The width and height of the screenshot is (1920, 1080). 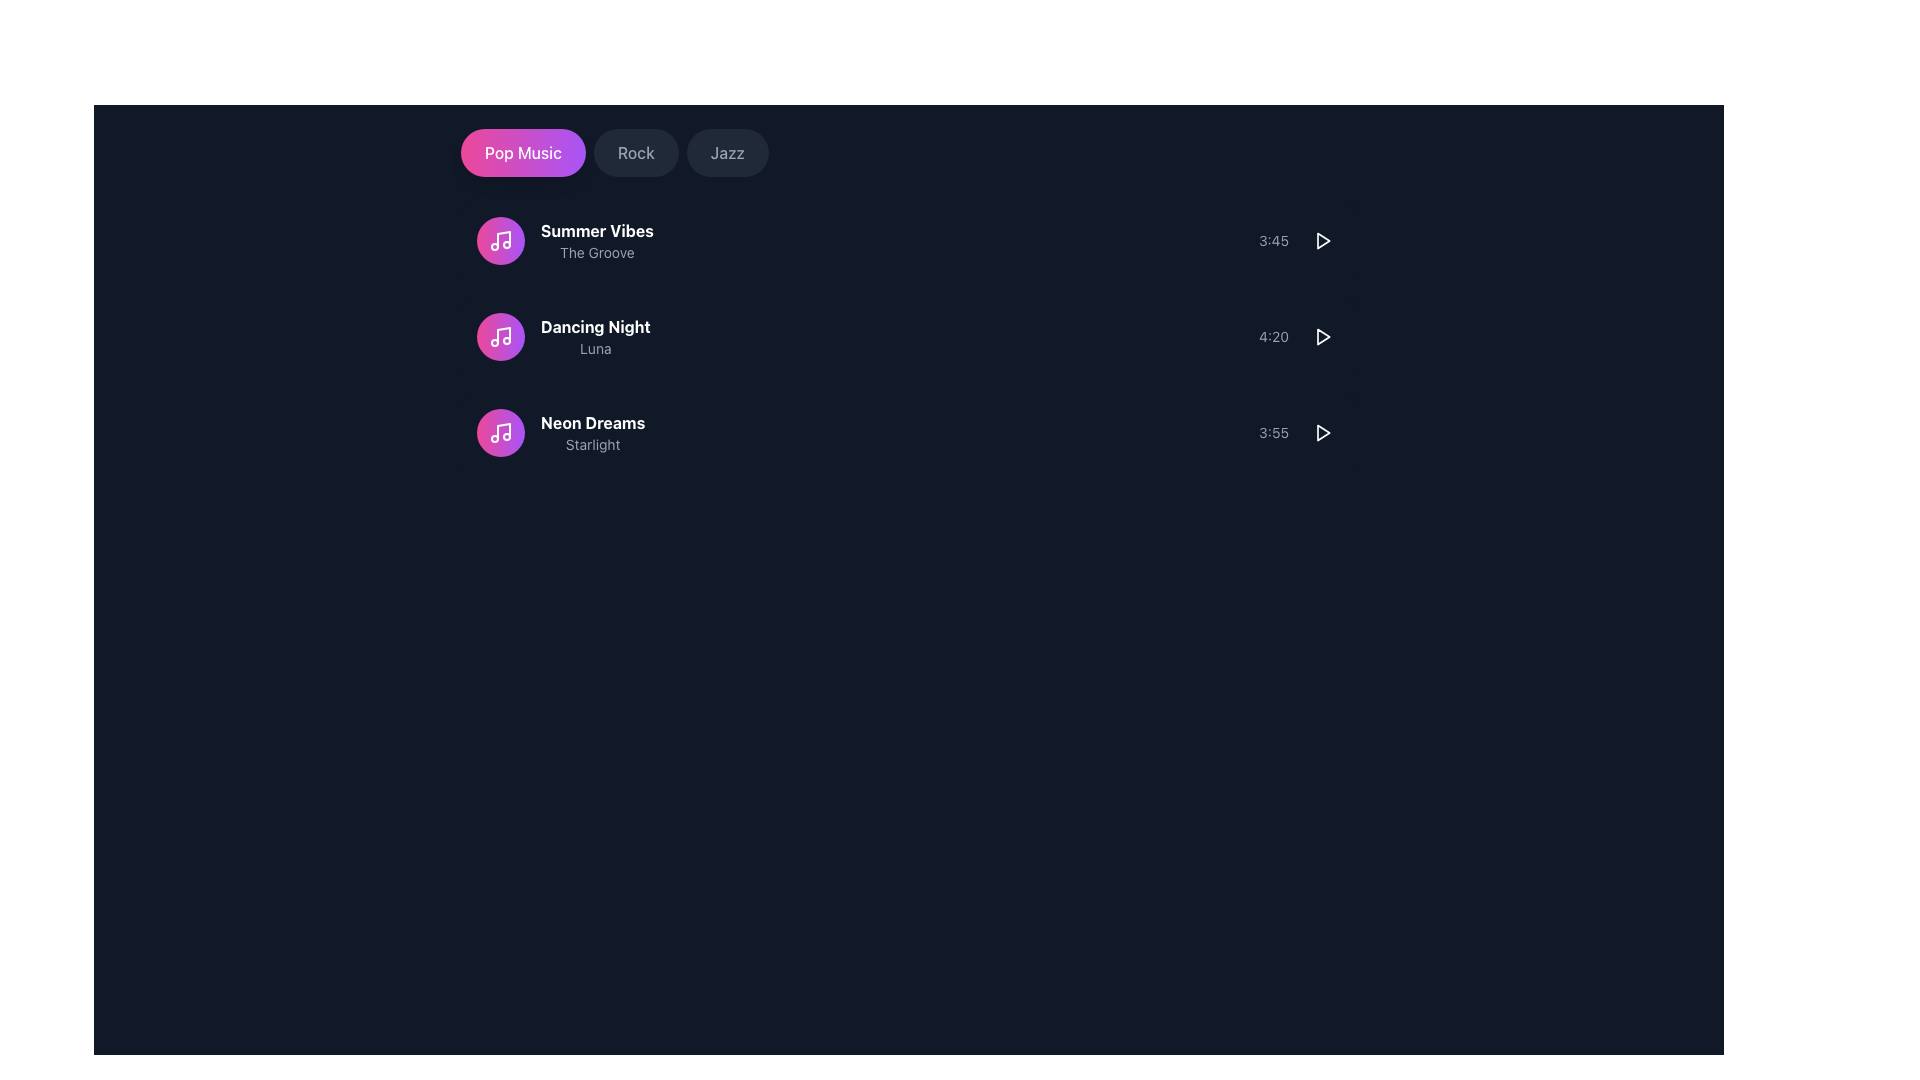 I want to click on the text label that reads 'Dancing Night', which is styled in bold white font and centrally aligned within a dark background, so click(x=594, y=326).